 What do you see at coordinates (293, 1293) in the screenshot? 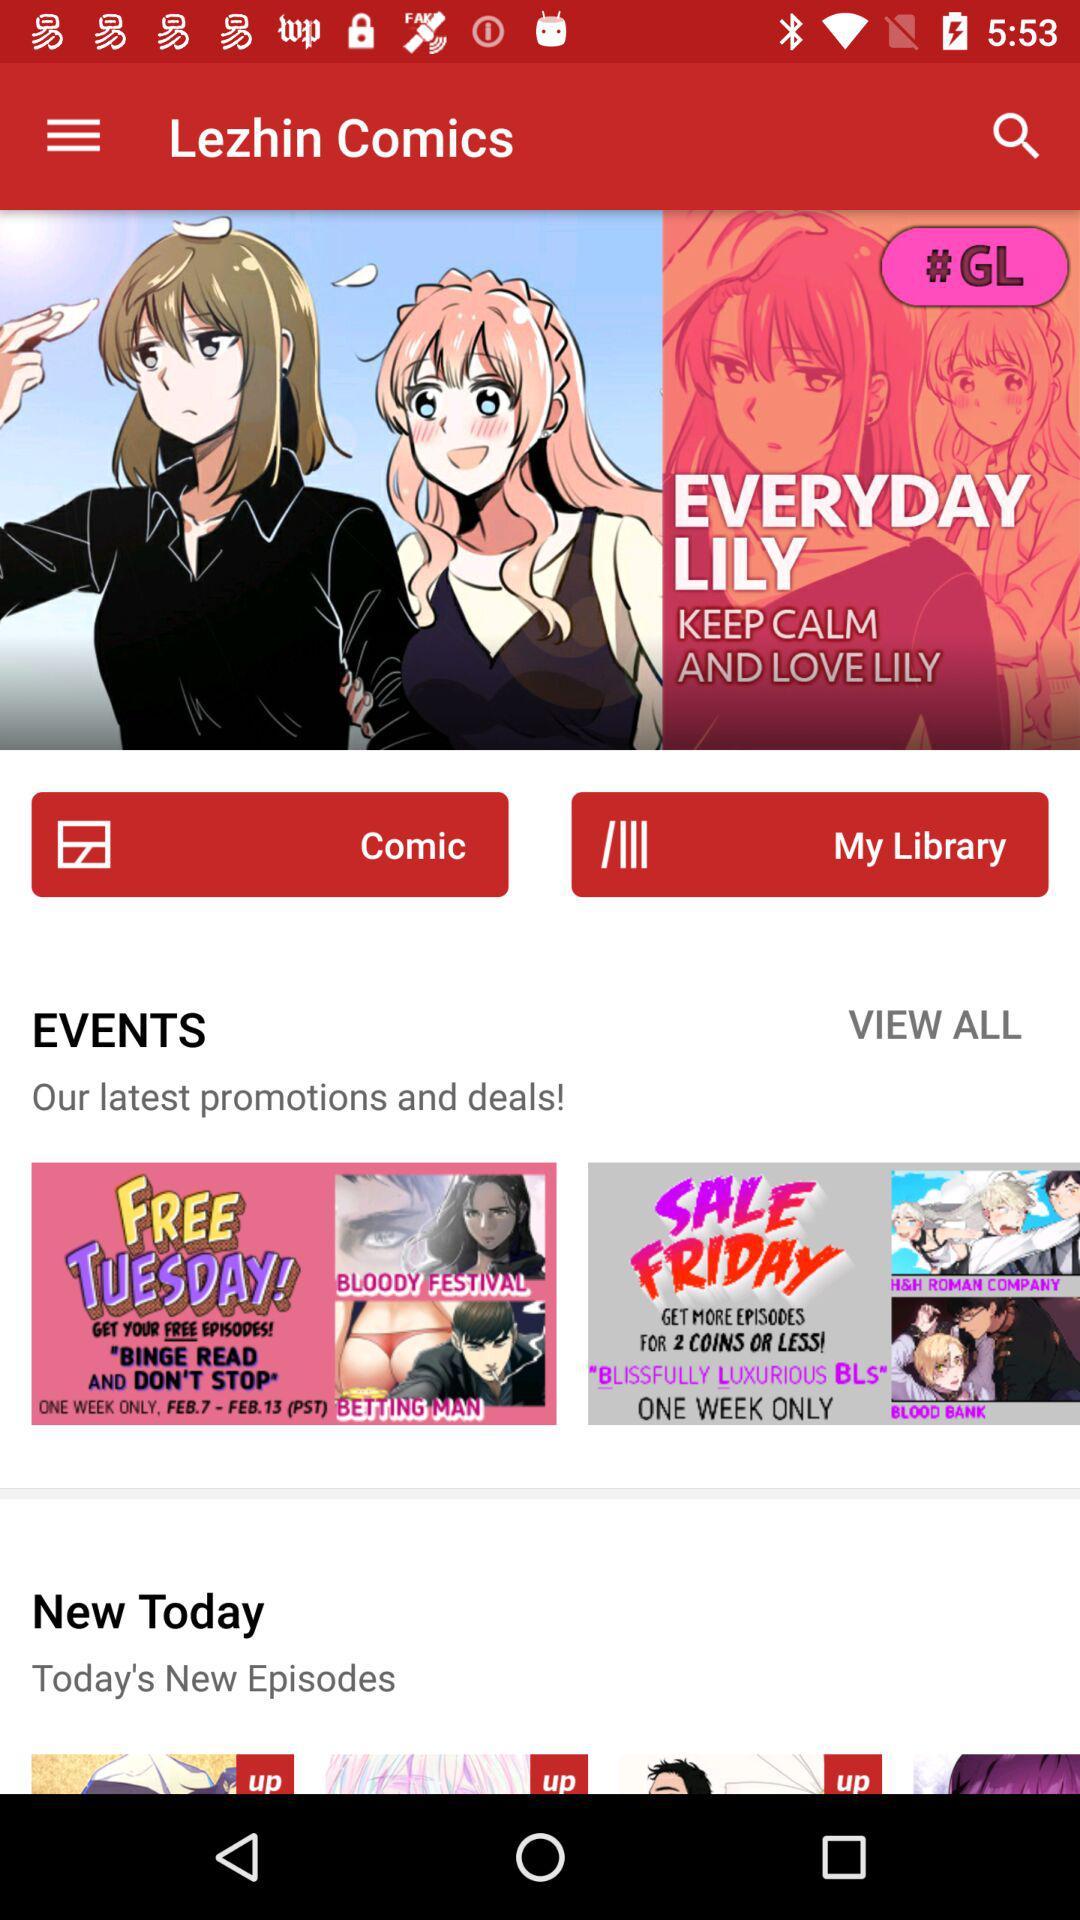
I see `the icon below the our latest promotions` at bounding box center [293, 1293].